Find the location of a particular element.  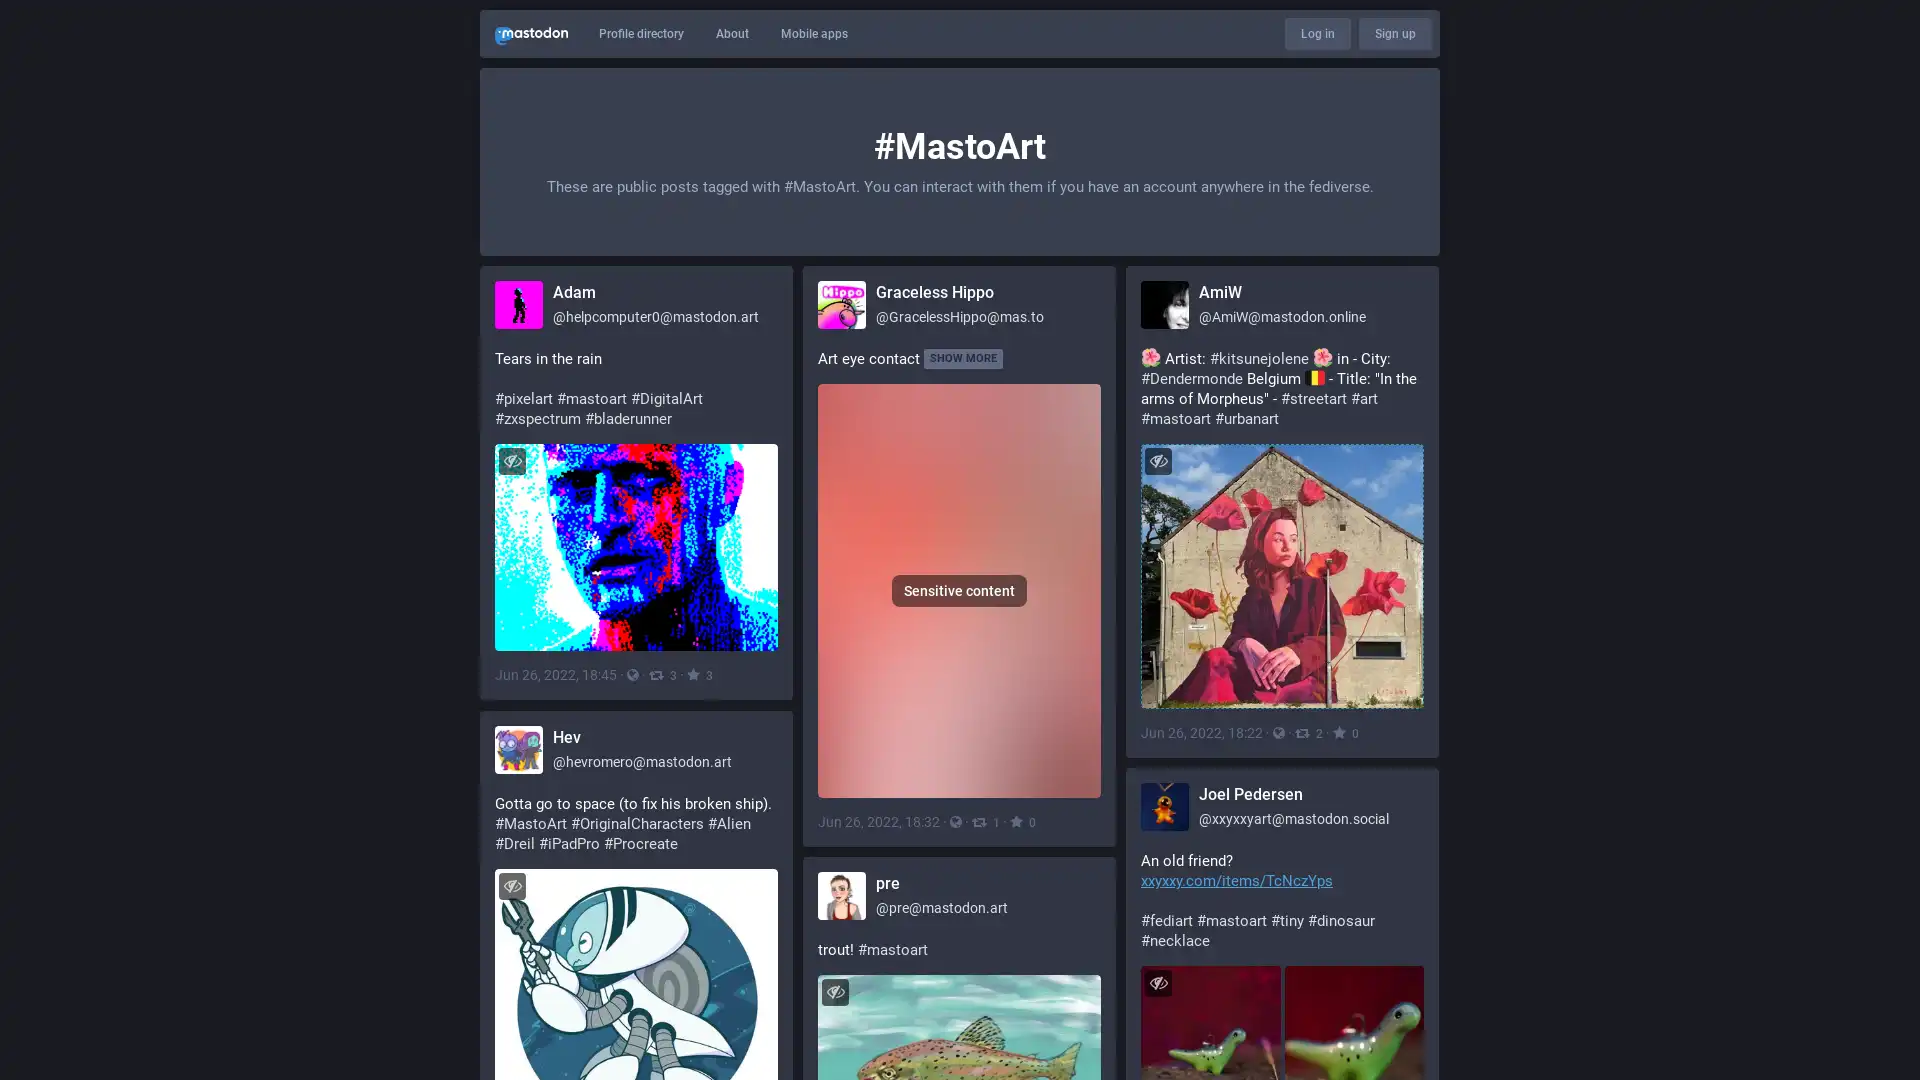

Hide image is located at coordinates (835, 1001).